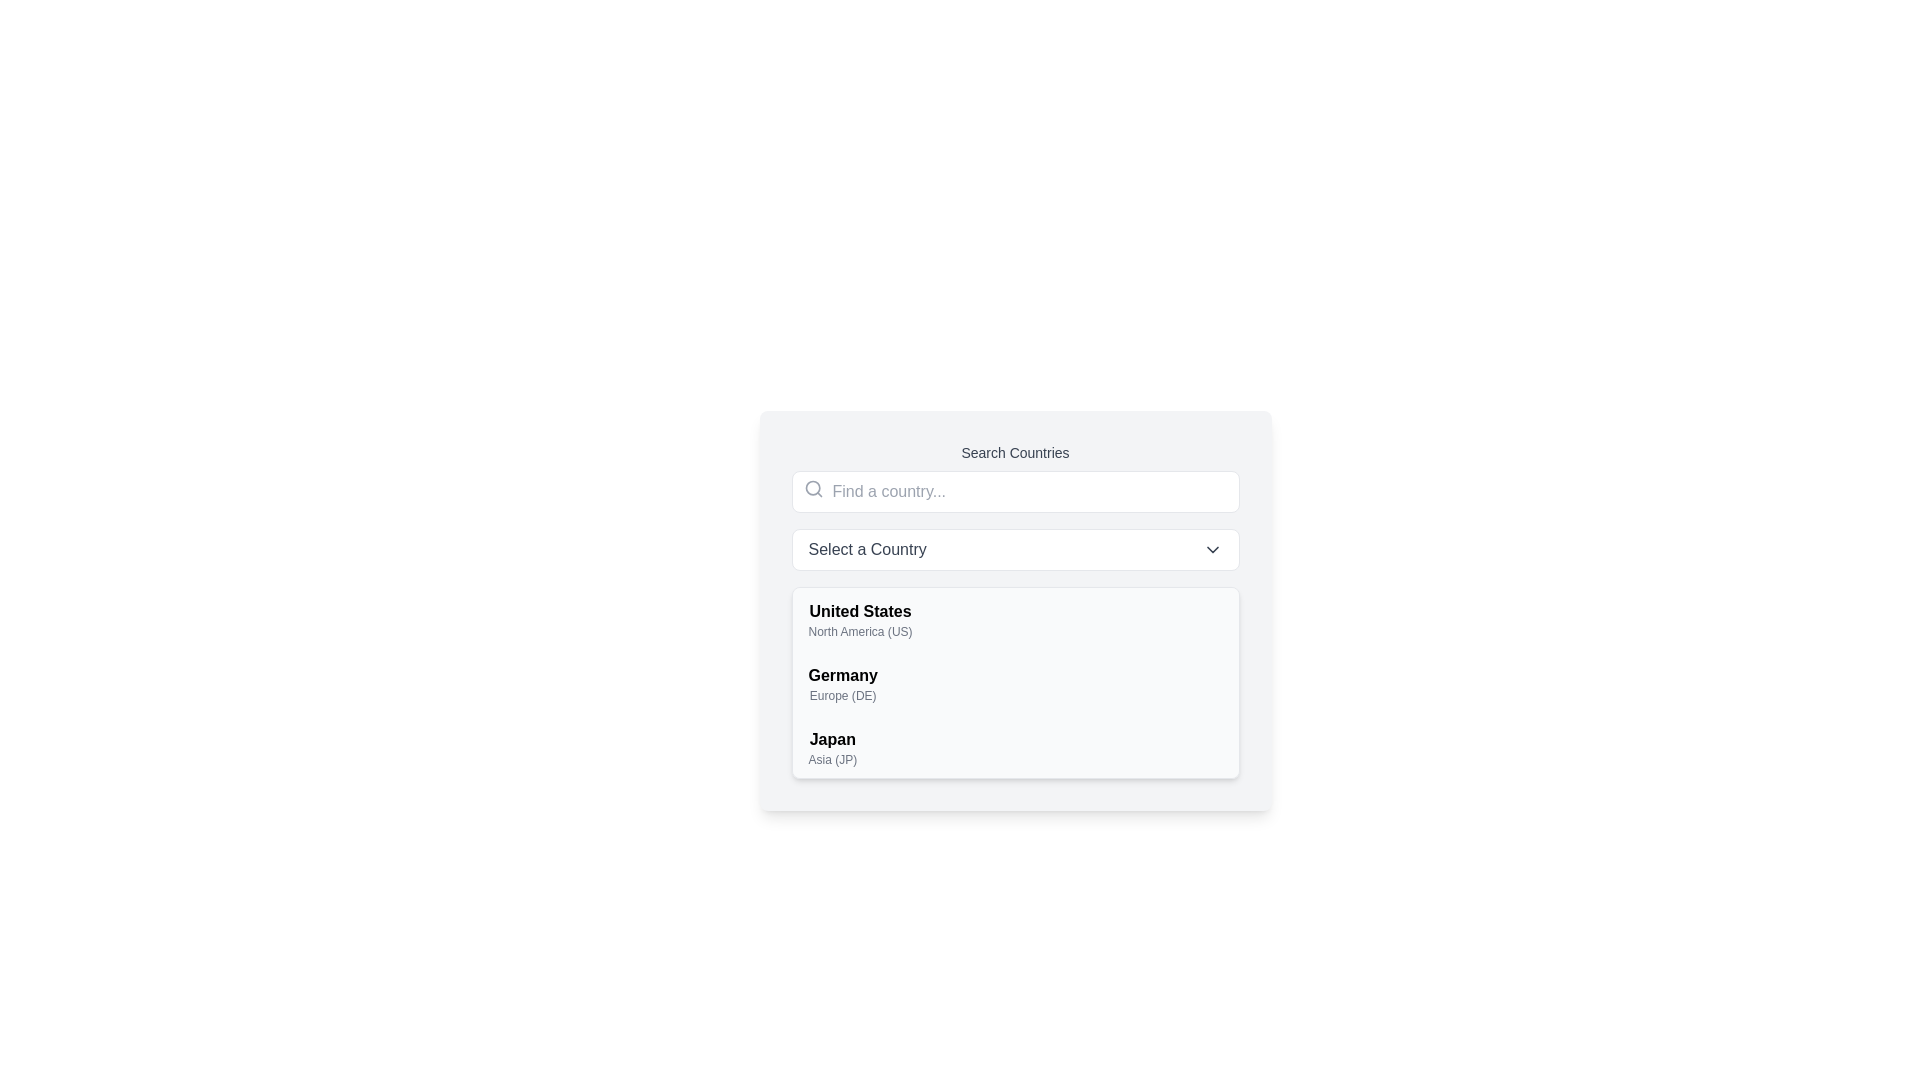  What do you see at coordinates (843, 682) in the screenshot?
I see `the second item in the country selection list` at bounding box center [843, 682].